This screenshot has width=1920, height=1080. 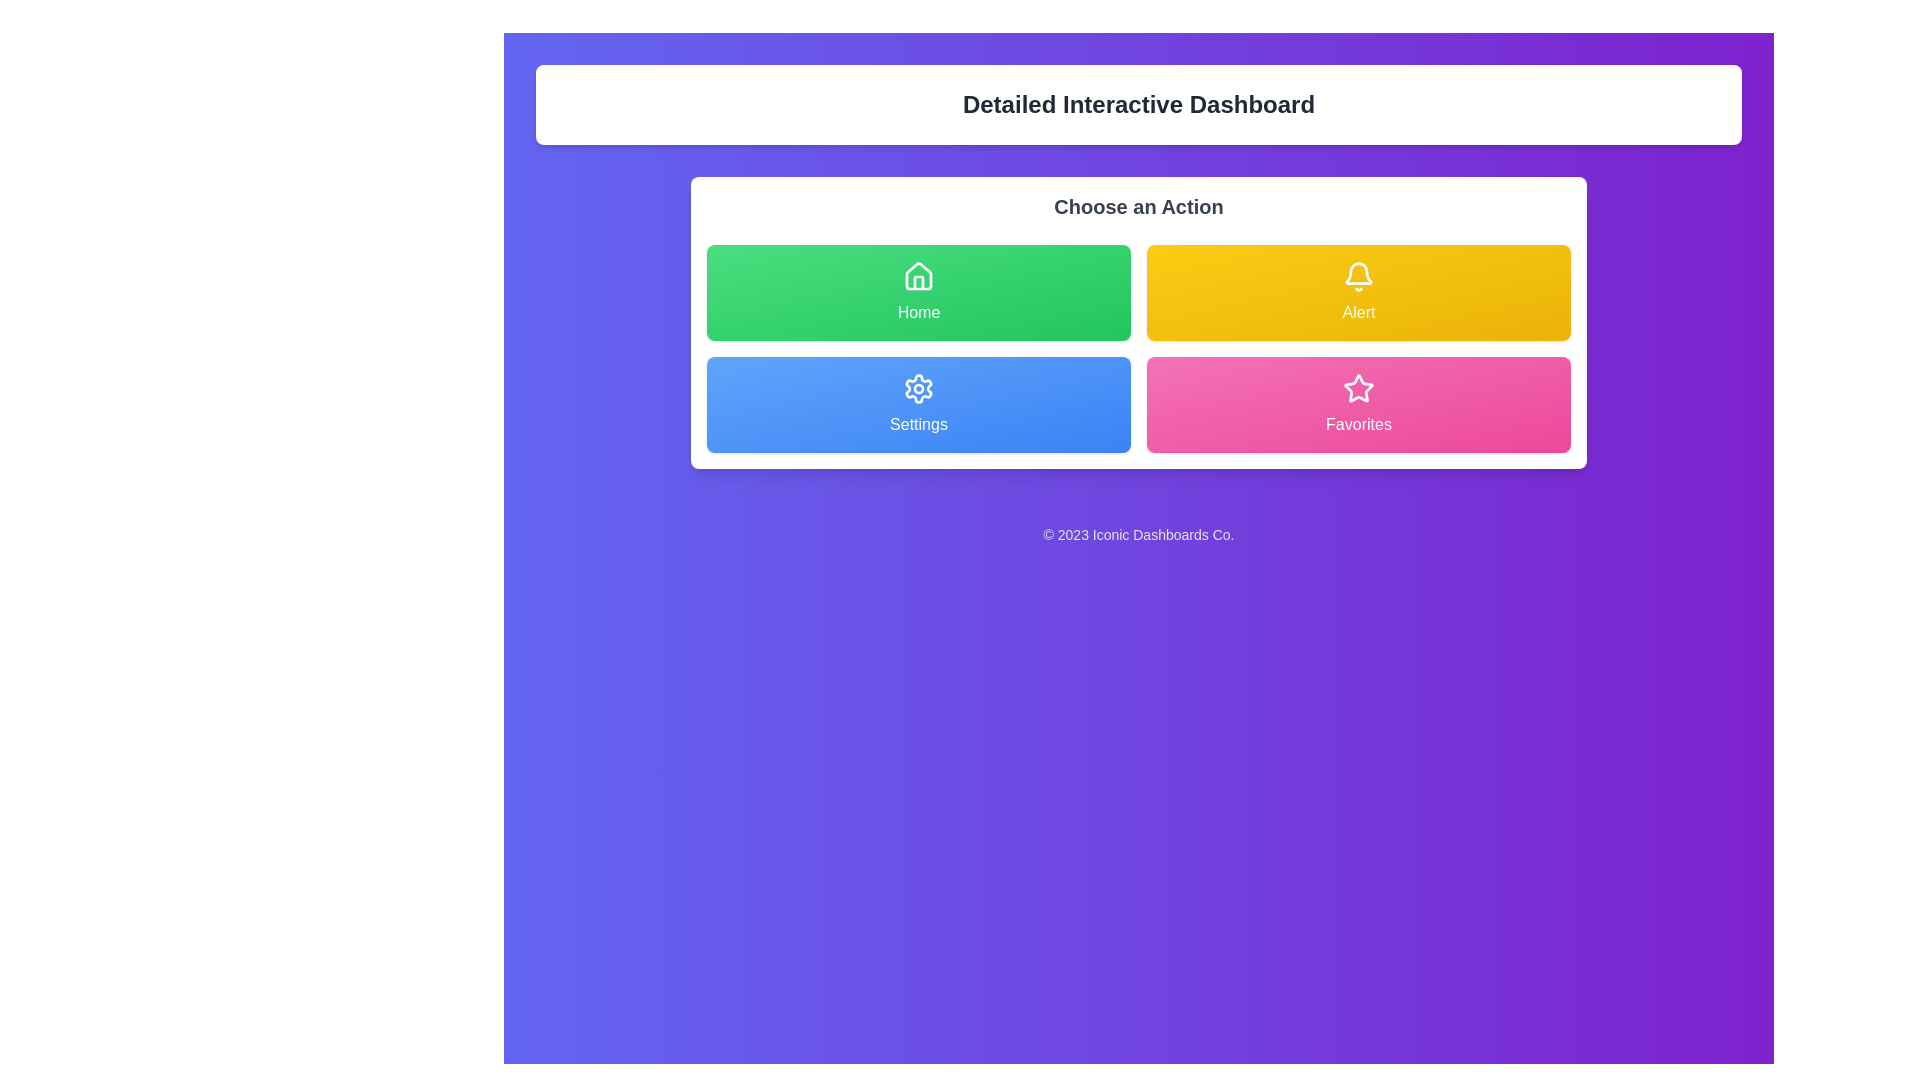 What do you see at coordinates (1358, 312) in the screenshot?
I see `text label 'Alert' located on the yellow button in the top-right section of the options grid, which is centered below a bell icon` at bounding box center [1358, 312].